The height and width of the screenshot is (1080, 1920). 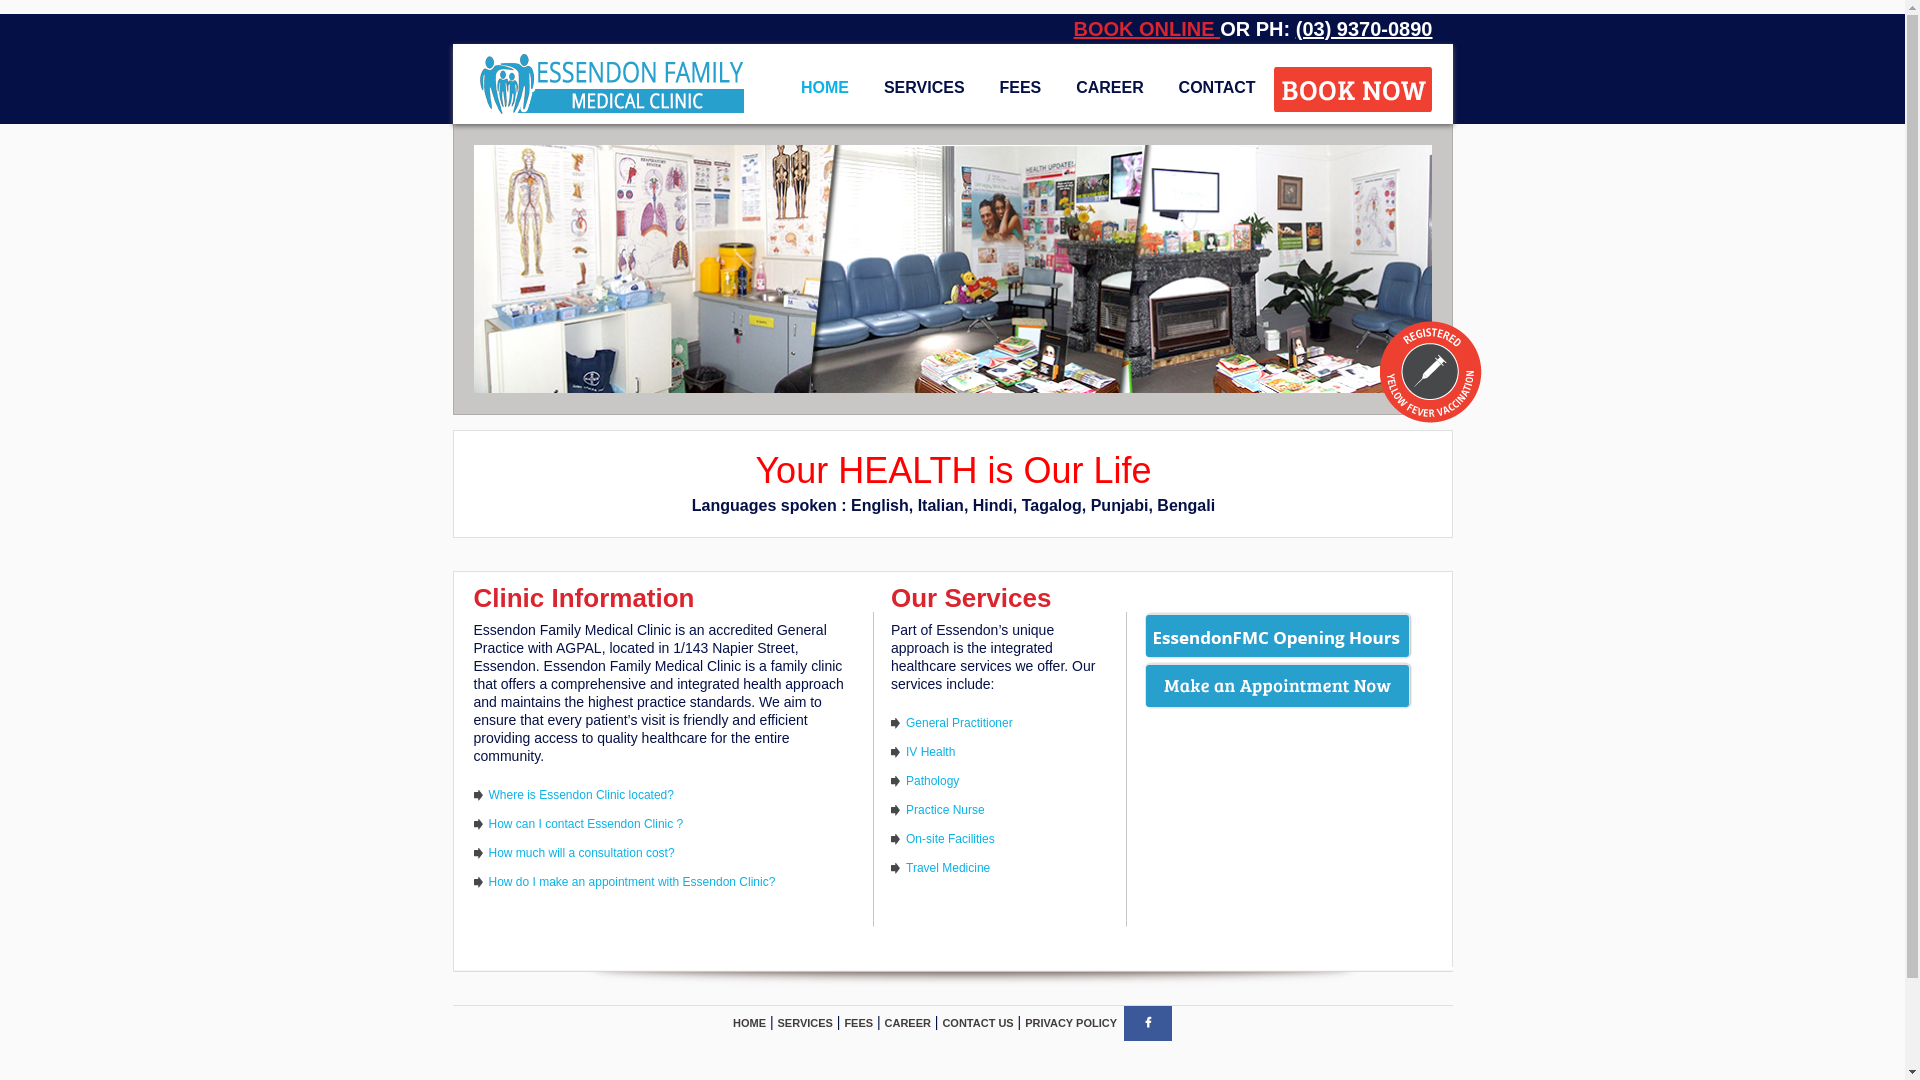 I want to click on 'CONTACT US', so click(x=977, y=1022).